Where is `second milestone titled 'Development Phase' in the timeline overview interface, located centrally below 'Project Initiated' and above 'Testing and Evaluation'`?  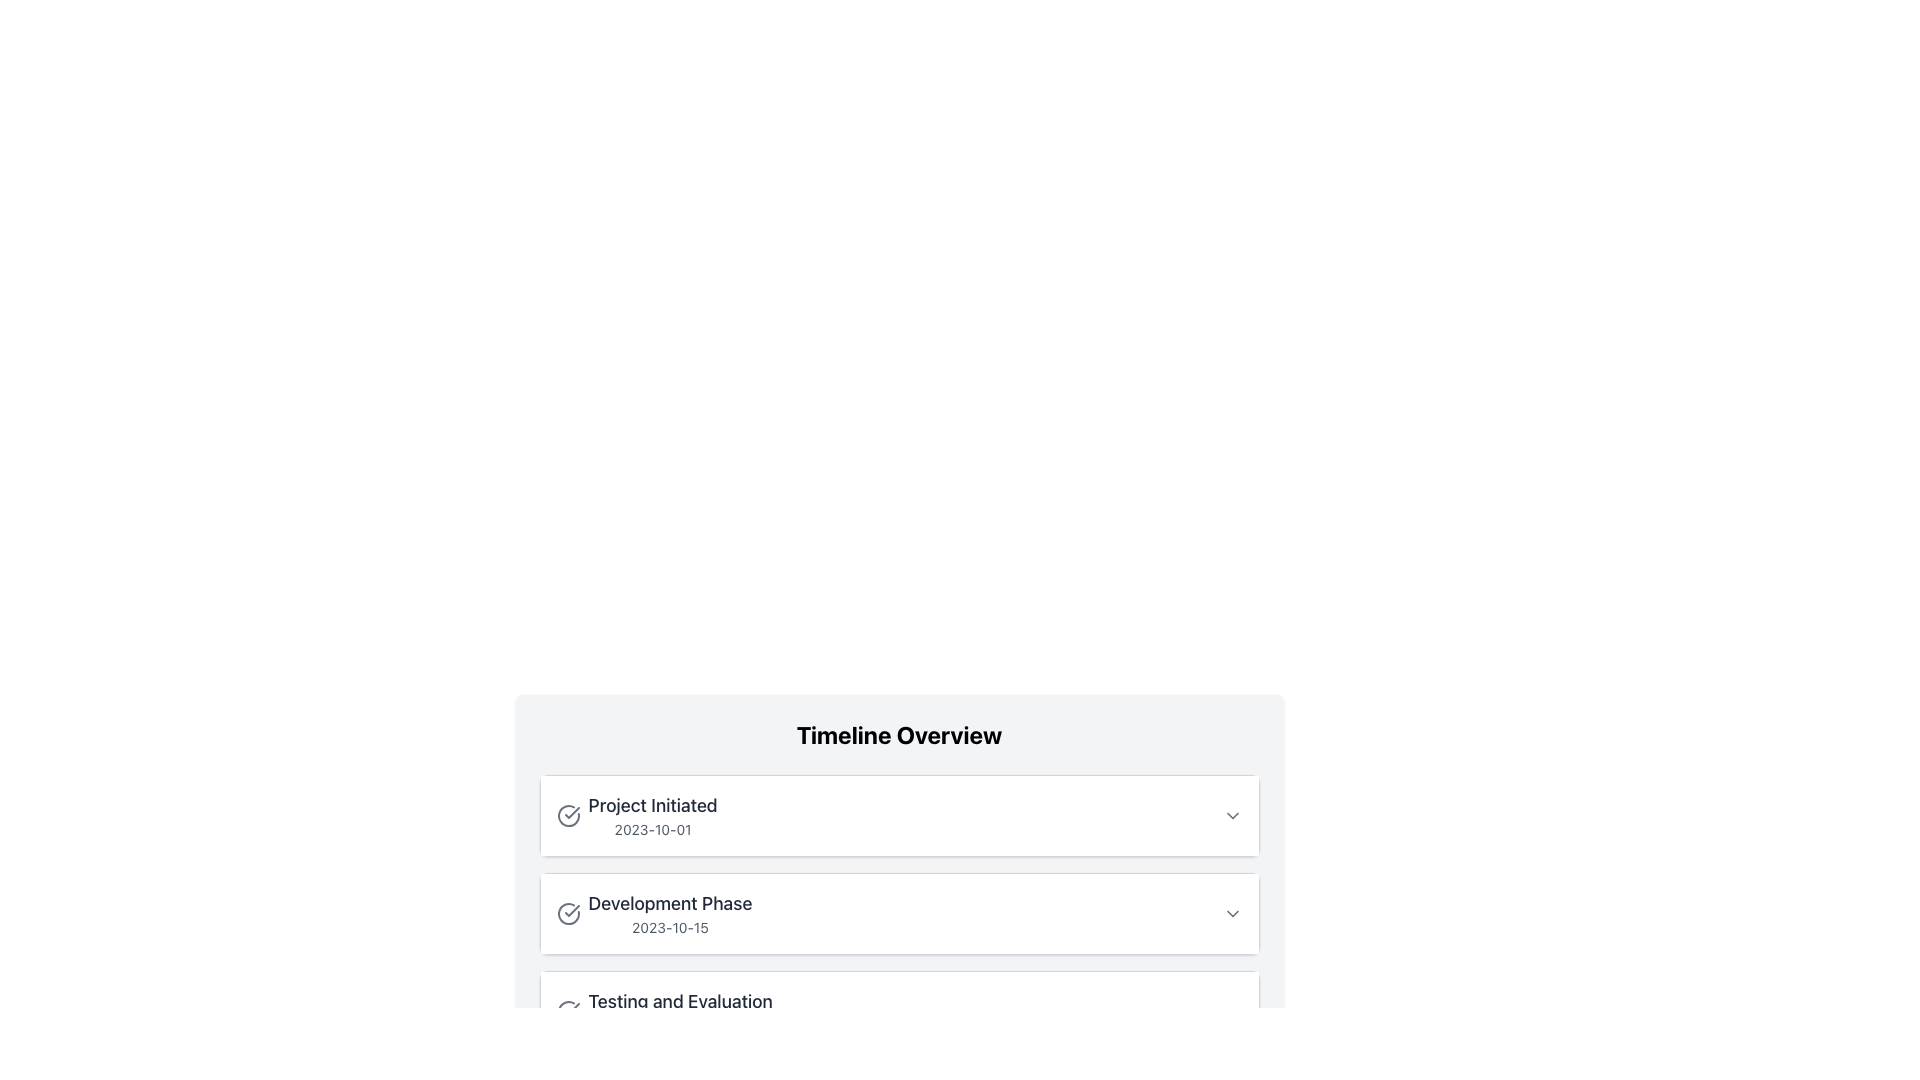 second milestone titled 'Development Phase' in the timeline overview interface, located centrally below 'Project Initiated' and above 'Testing and Evaluation' is located at coordinates (898, 914).